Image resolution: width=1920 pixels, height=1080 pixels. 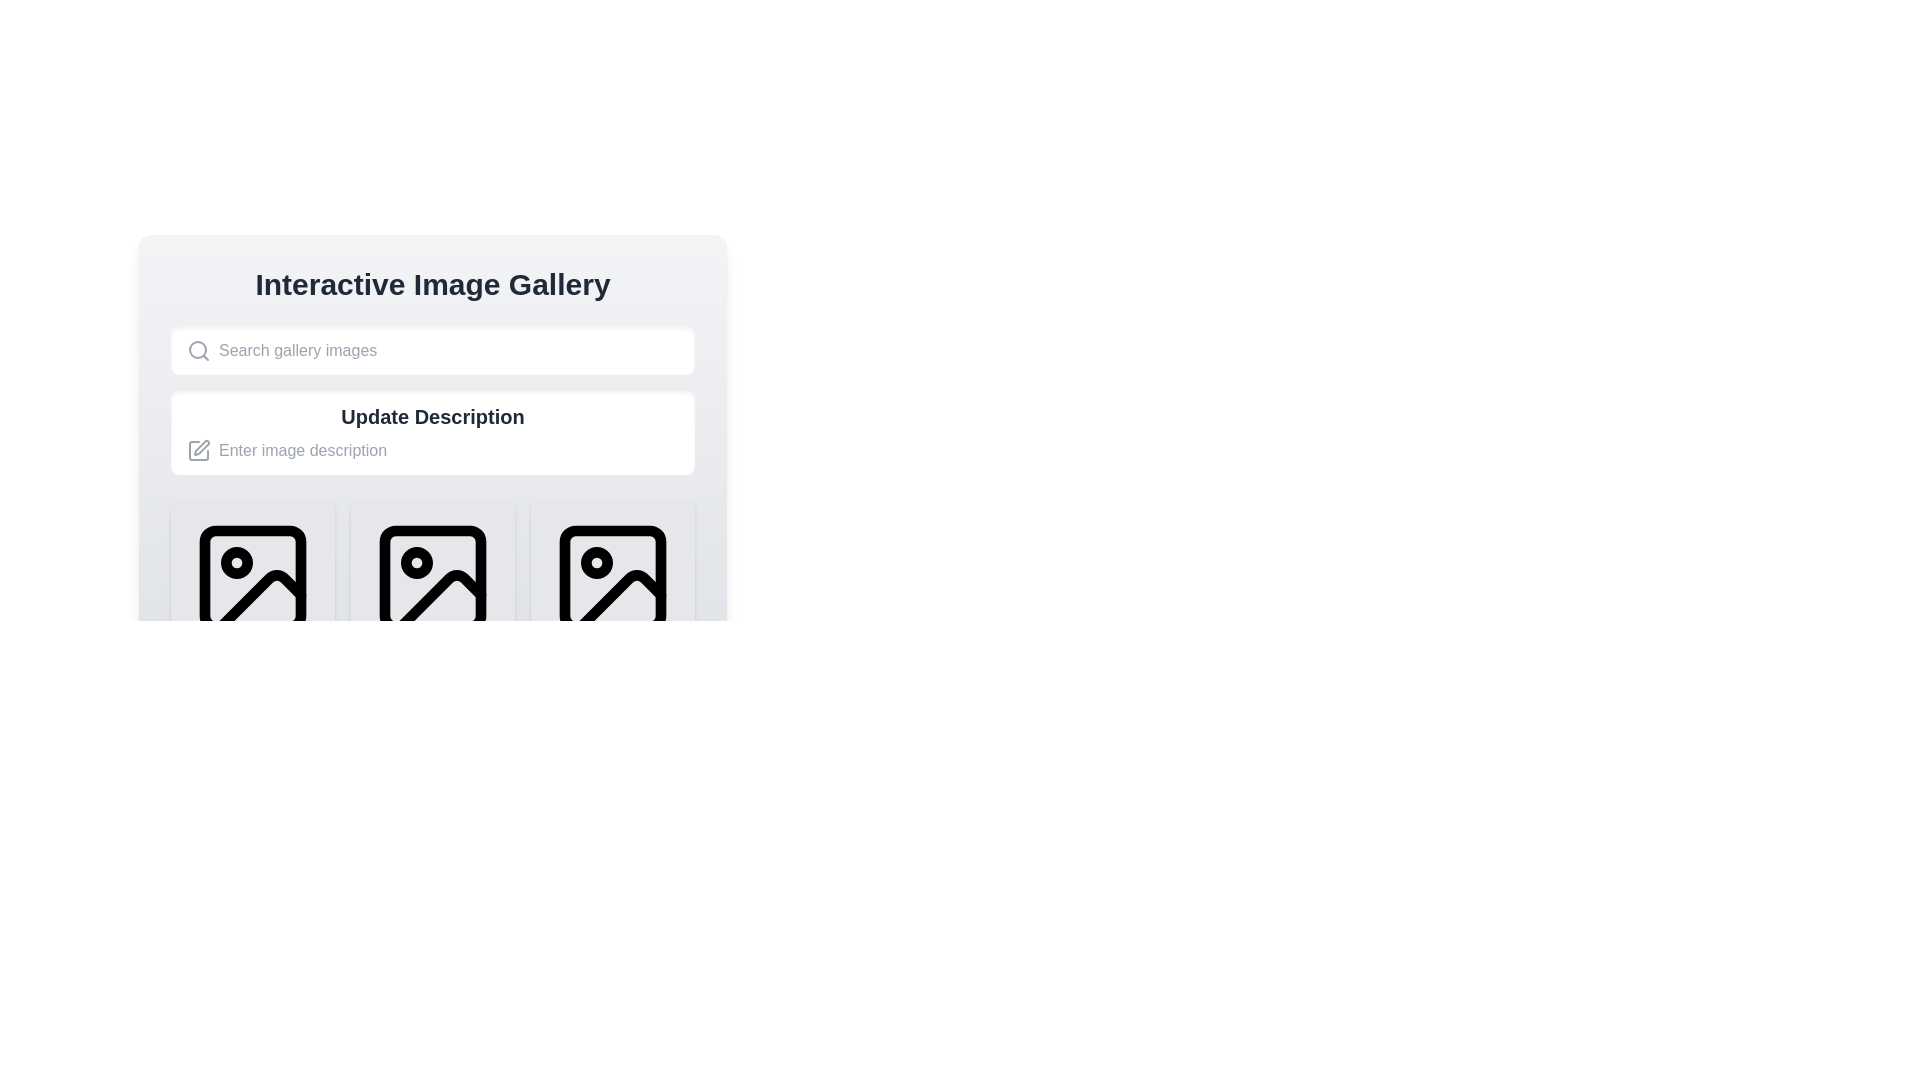 I want to click on the image icon that serves as a visual representation for 'Image 2', which is the second icon in a horizontal row of three icons, so click(x=431, y=578).